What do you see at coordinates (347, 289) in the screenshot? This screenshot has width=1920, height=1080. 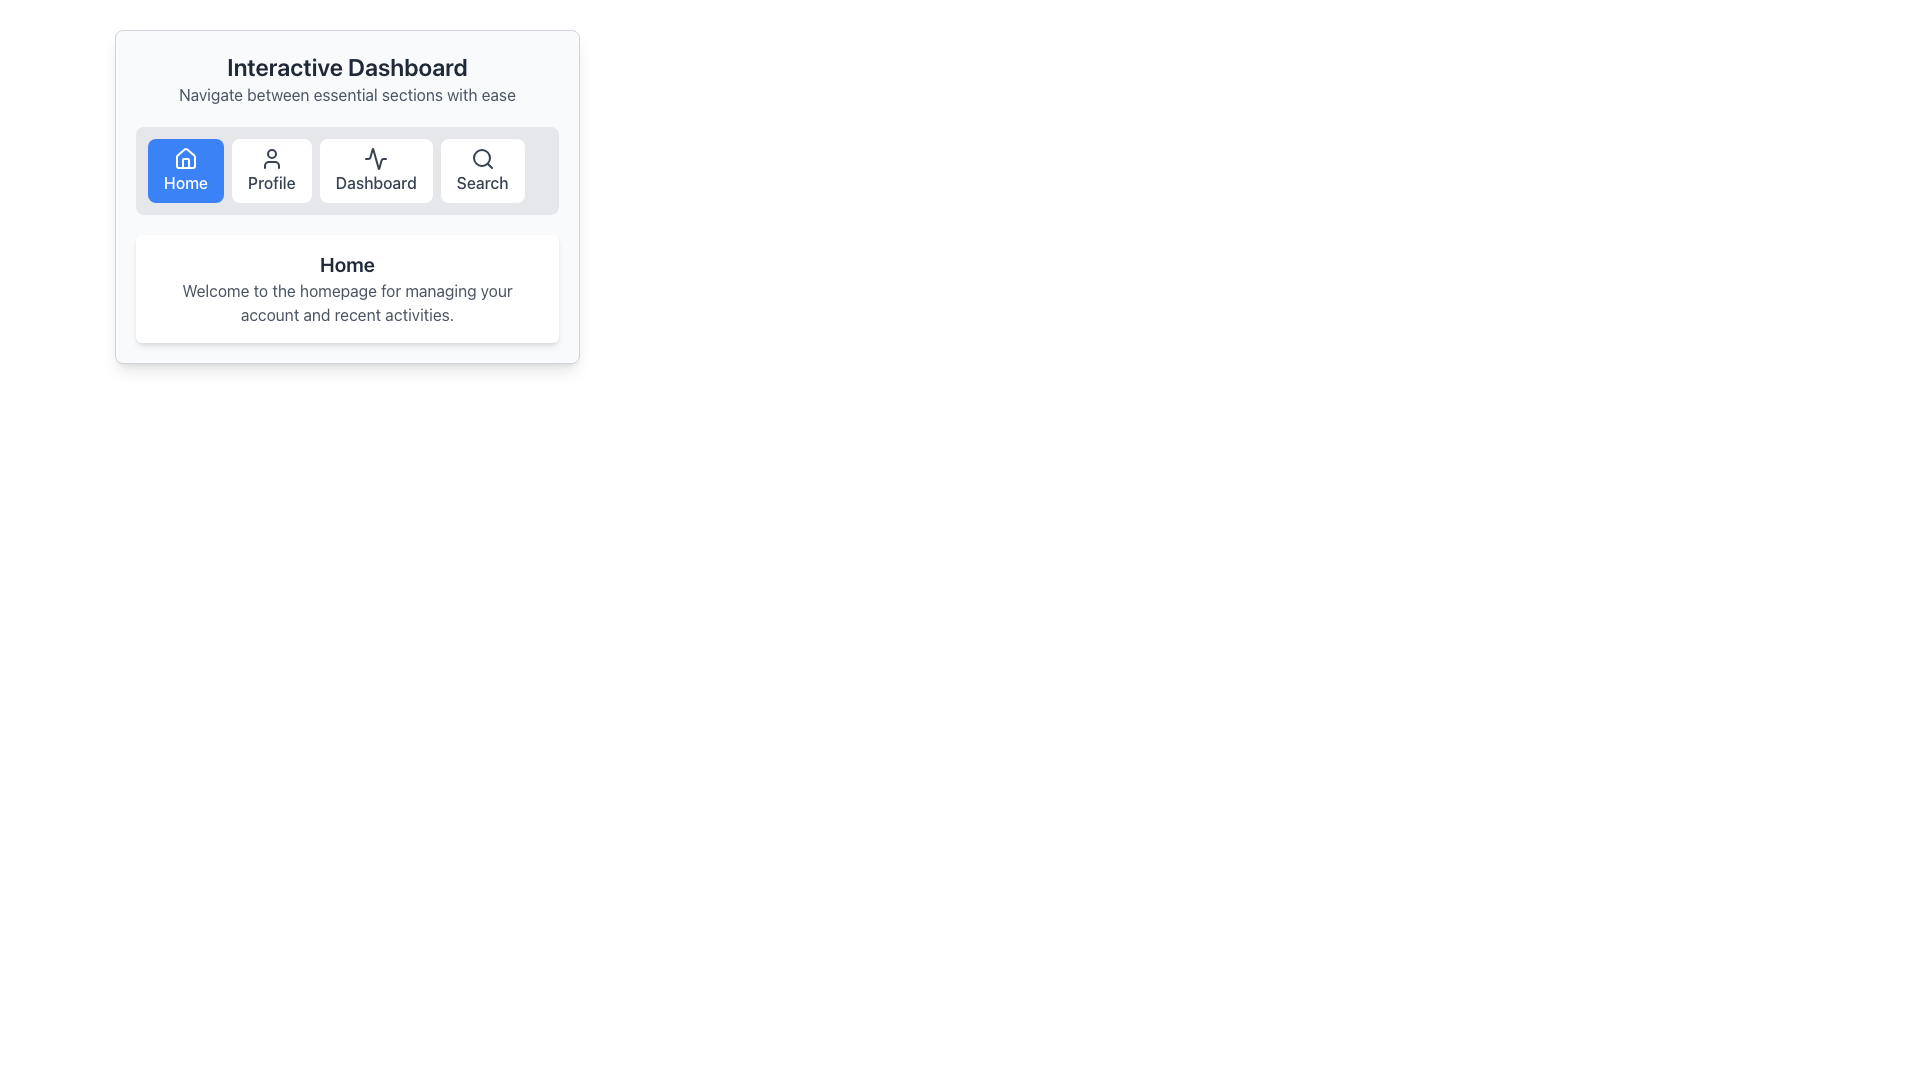 I see `the Informational section that displays 'Home' prominently at the top, which is styled with rounded corners and a white background, located below the button row in the 'Interactive Dashboard'` at bounding box center [347, 289].